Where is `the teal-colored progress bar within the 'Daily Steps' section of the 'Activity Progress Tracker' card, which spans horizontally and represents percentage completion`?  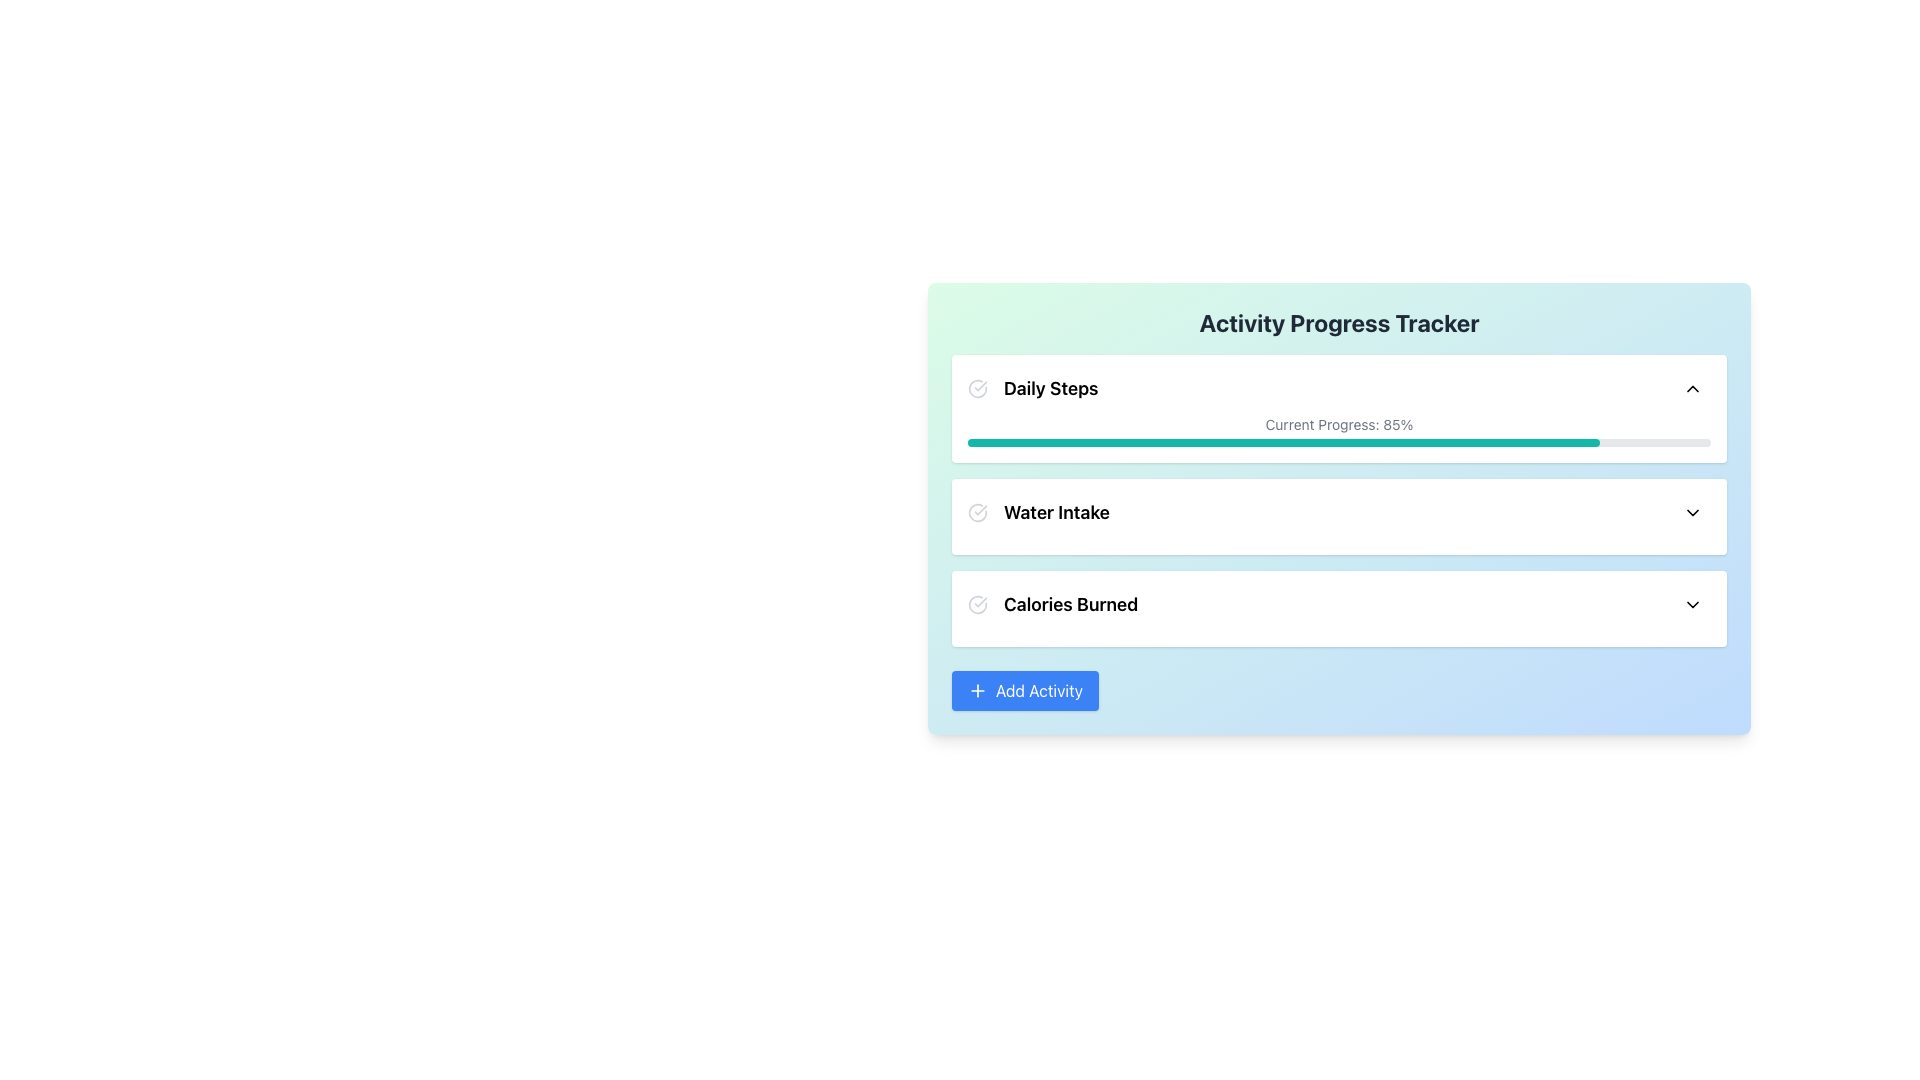
the teal-colored progress bar within the 'Daily Steps' section of the 'Activity Progress Tracker' card, which spans horizontally and represents percentage completion is located at coordinates (1283, 442).